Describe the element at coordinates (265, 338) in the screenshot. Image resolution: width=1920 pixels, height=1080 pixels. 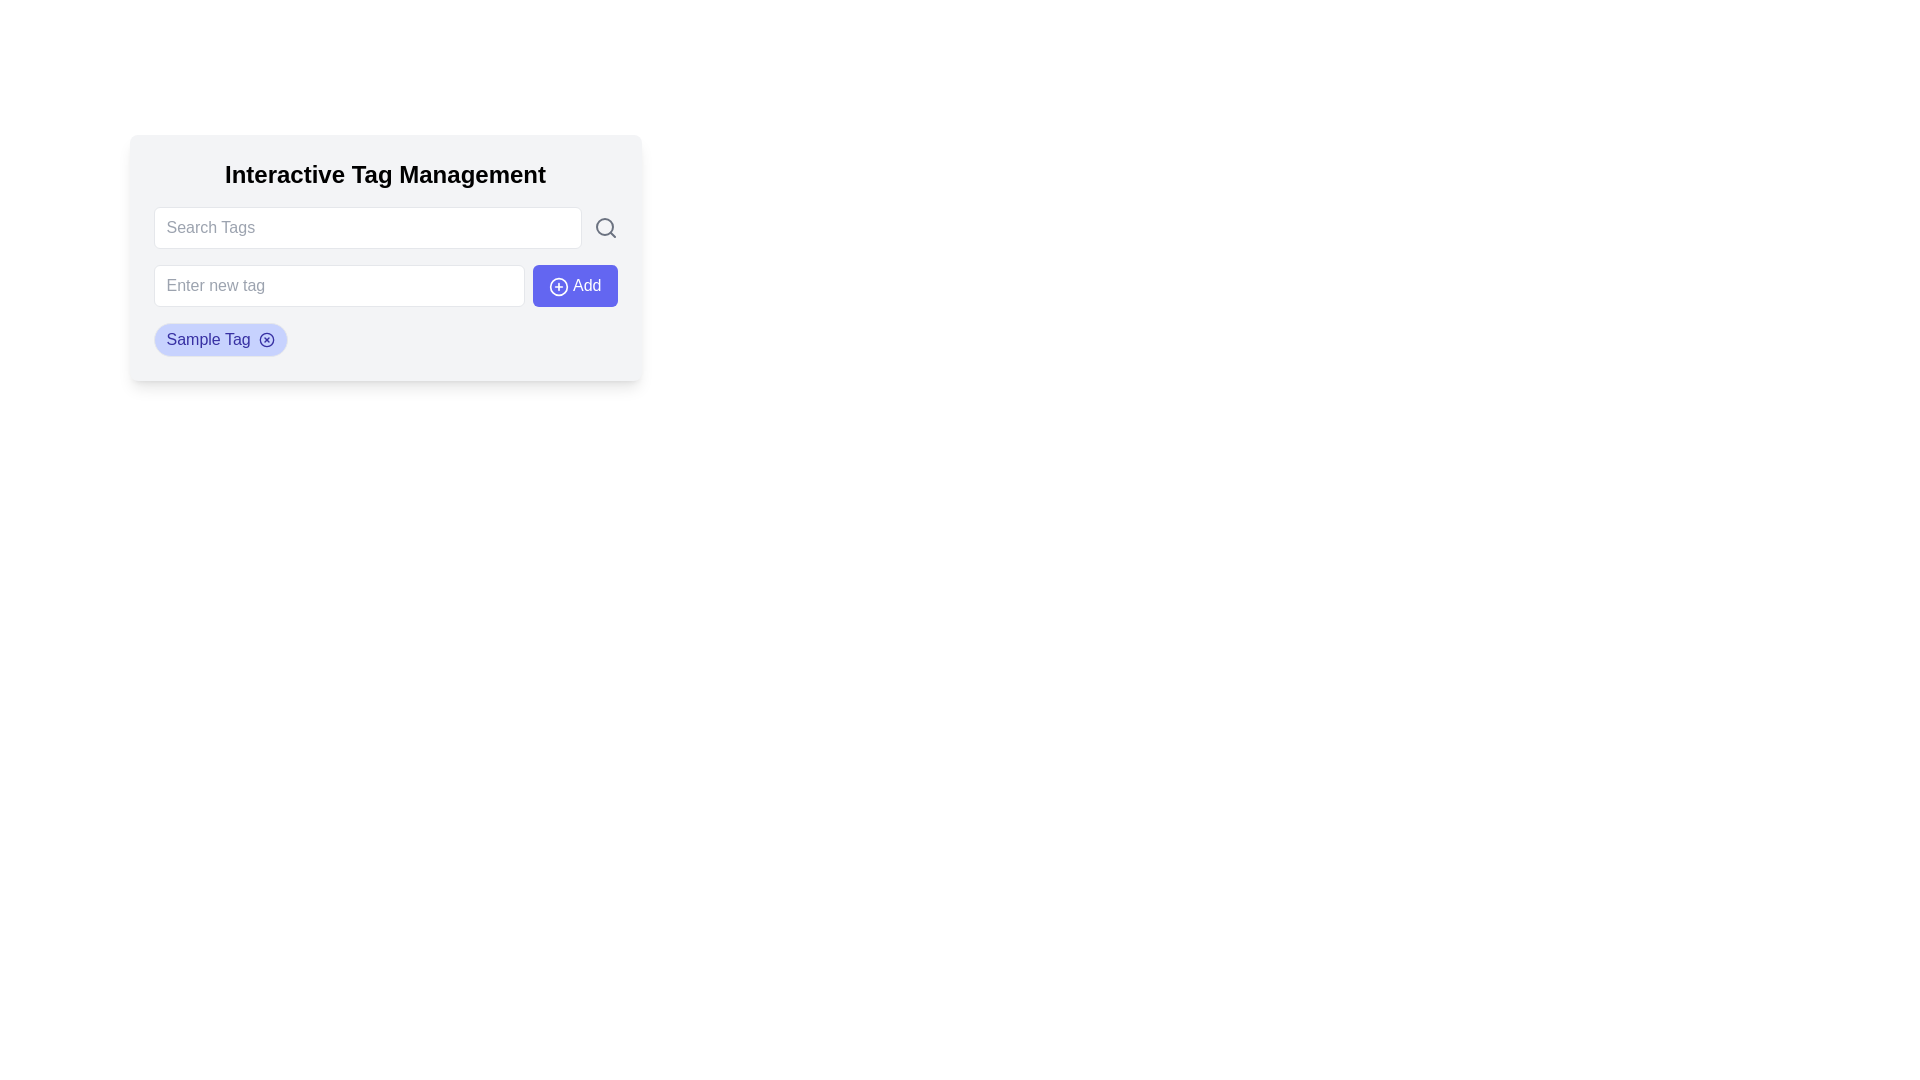
I see `the close or remove button located at the right end of the 'Sample Tag' to interact via keyboard` at that location.